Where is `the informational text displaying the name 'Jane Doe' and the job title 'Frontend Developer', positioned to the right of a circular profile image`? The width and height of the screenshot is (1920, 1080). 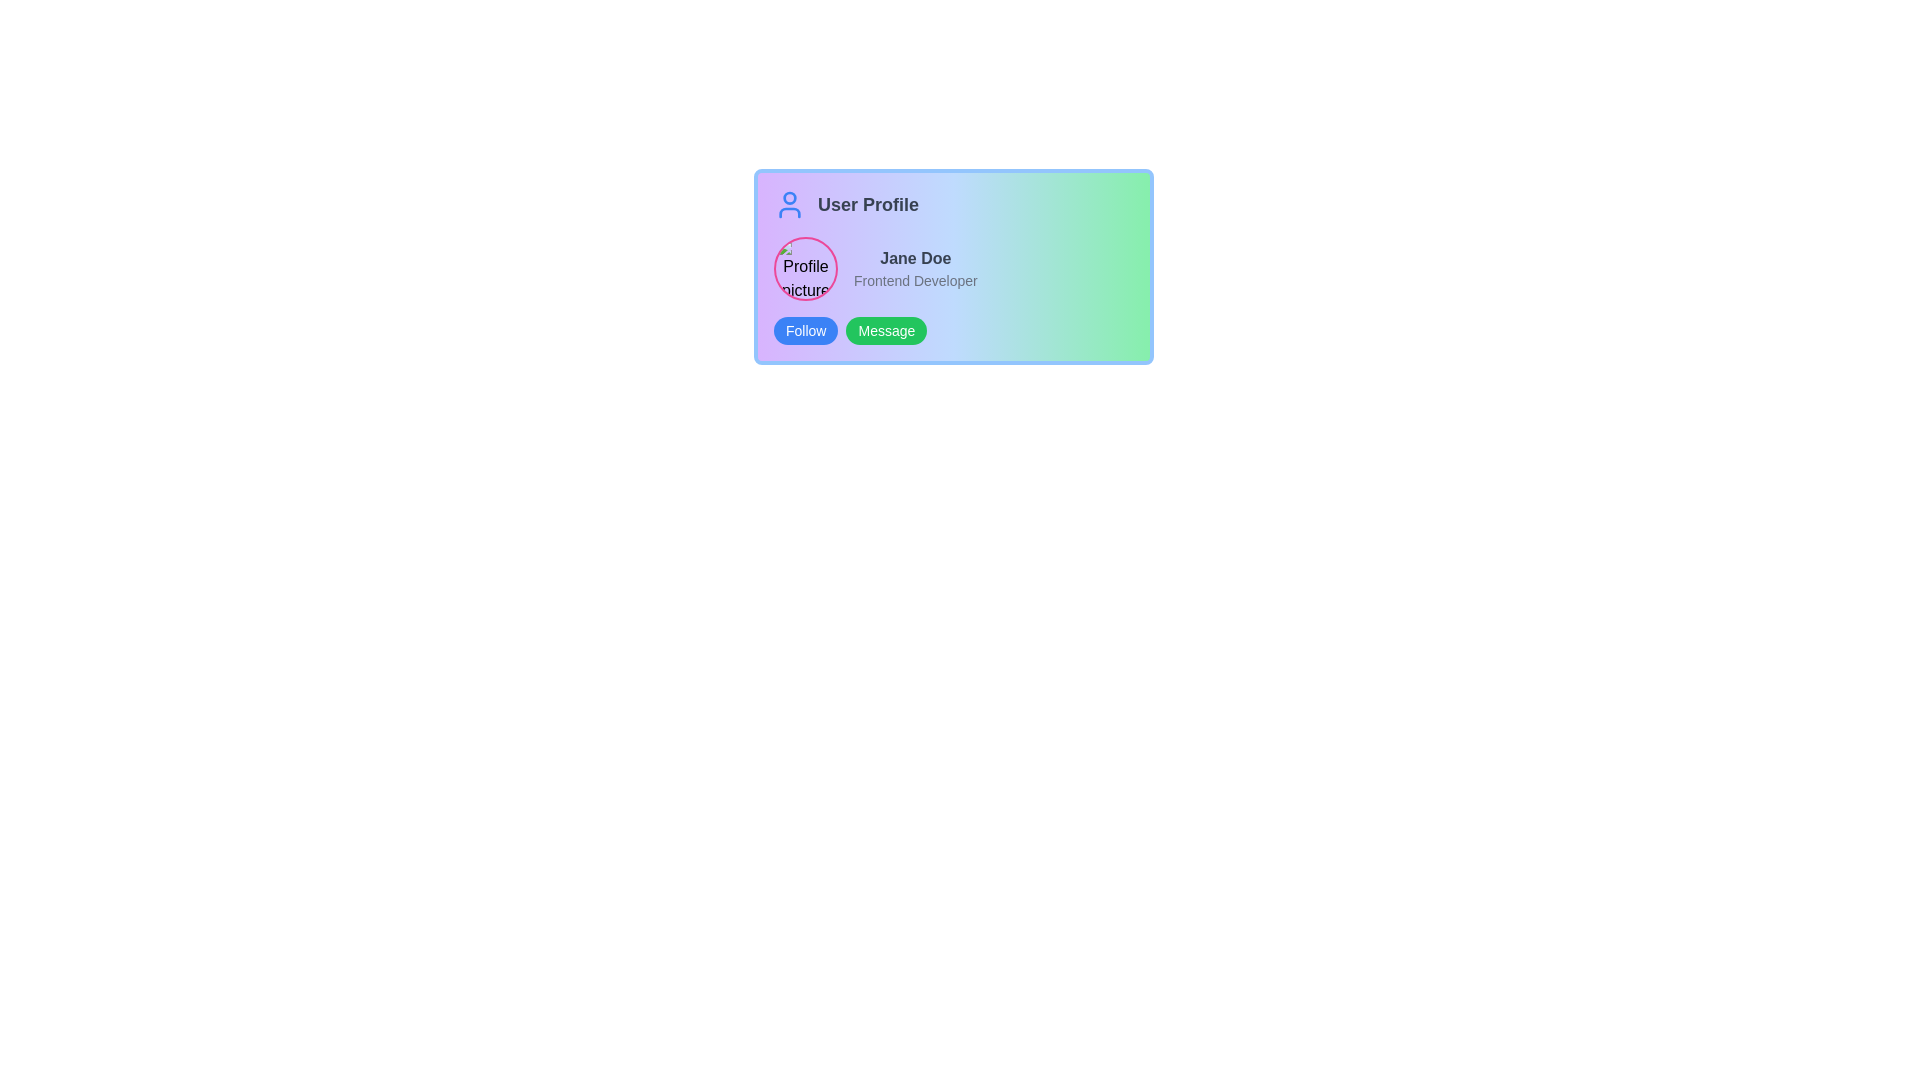 the informational text displaying the name 'Jane Doe' and the job title 'Frontend Developer', positioned to the right of a circular profile image is located at coordinates (953, 268).